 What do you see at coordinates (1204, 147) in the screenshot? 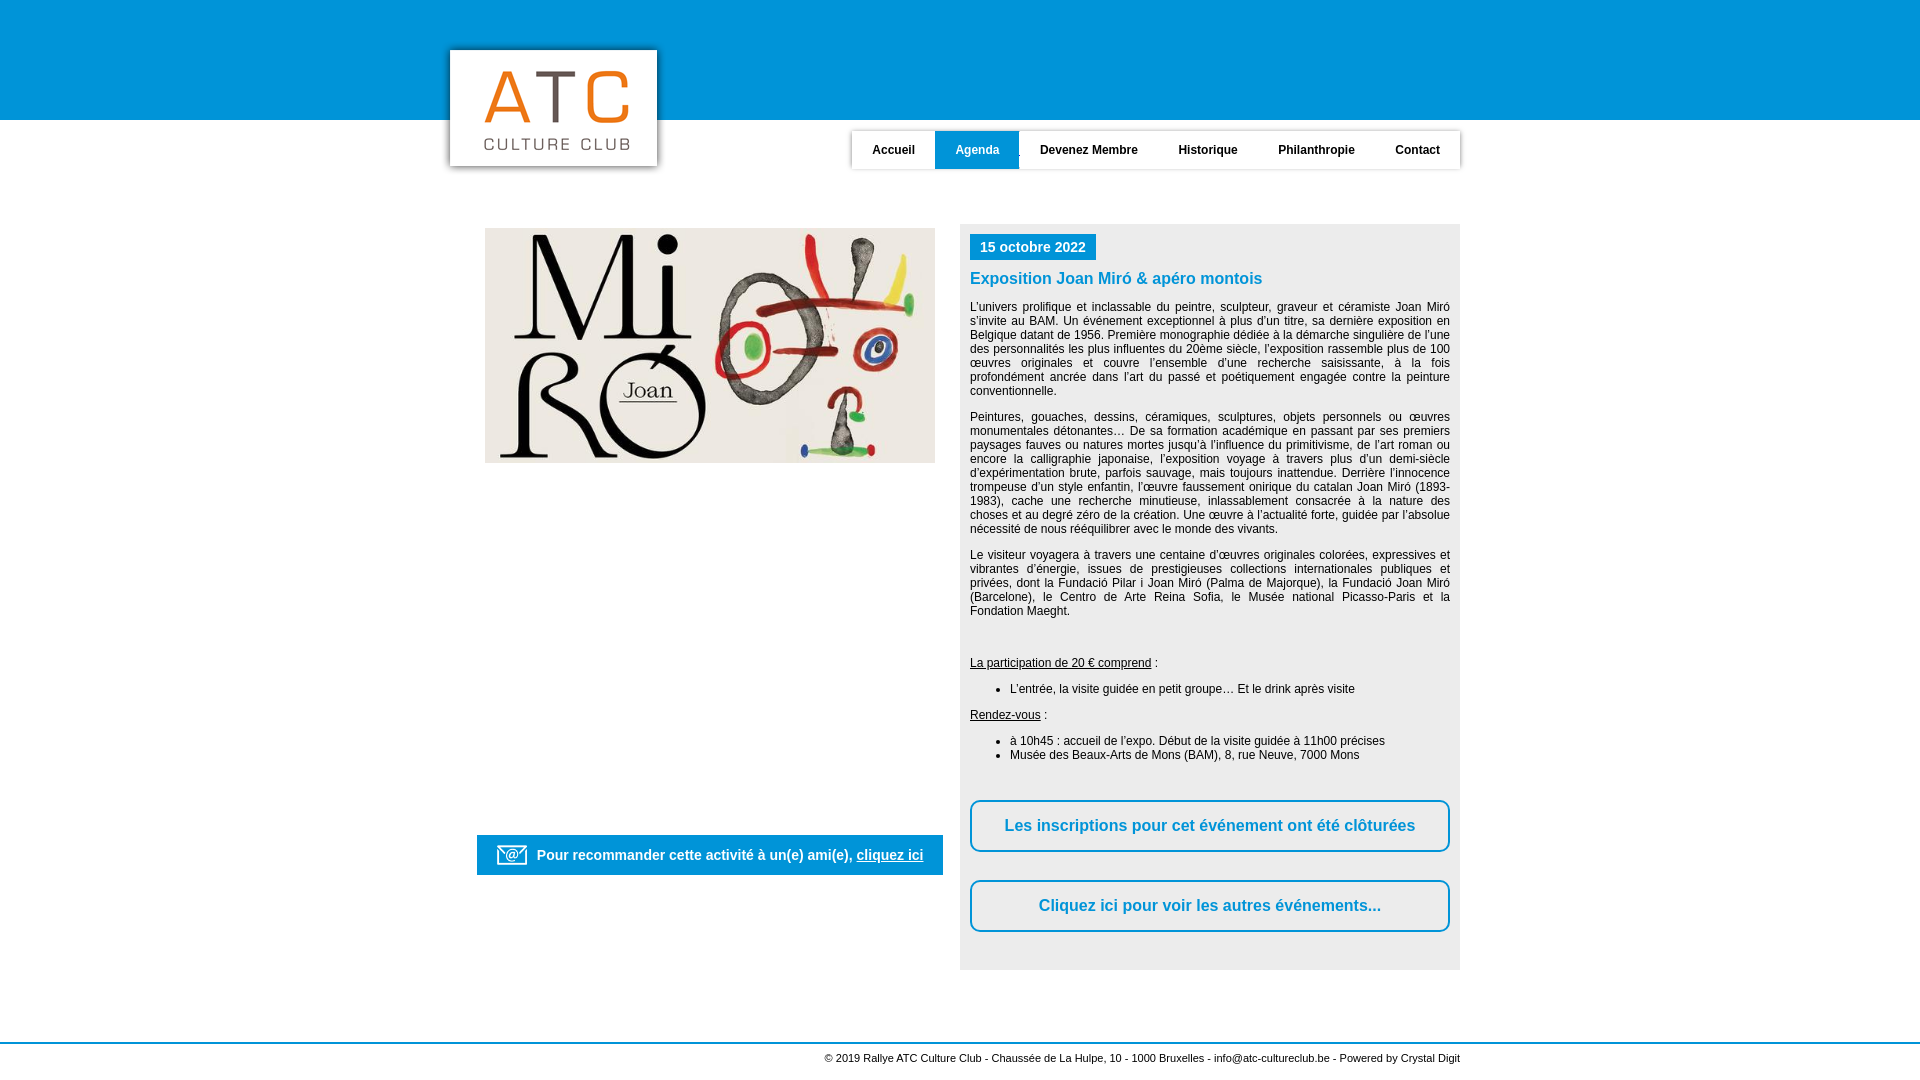
I see `'Historique'` at bounding box center [1204, 147].